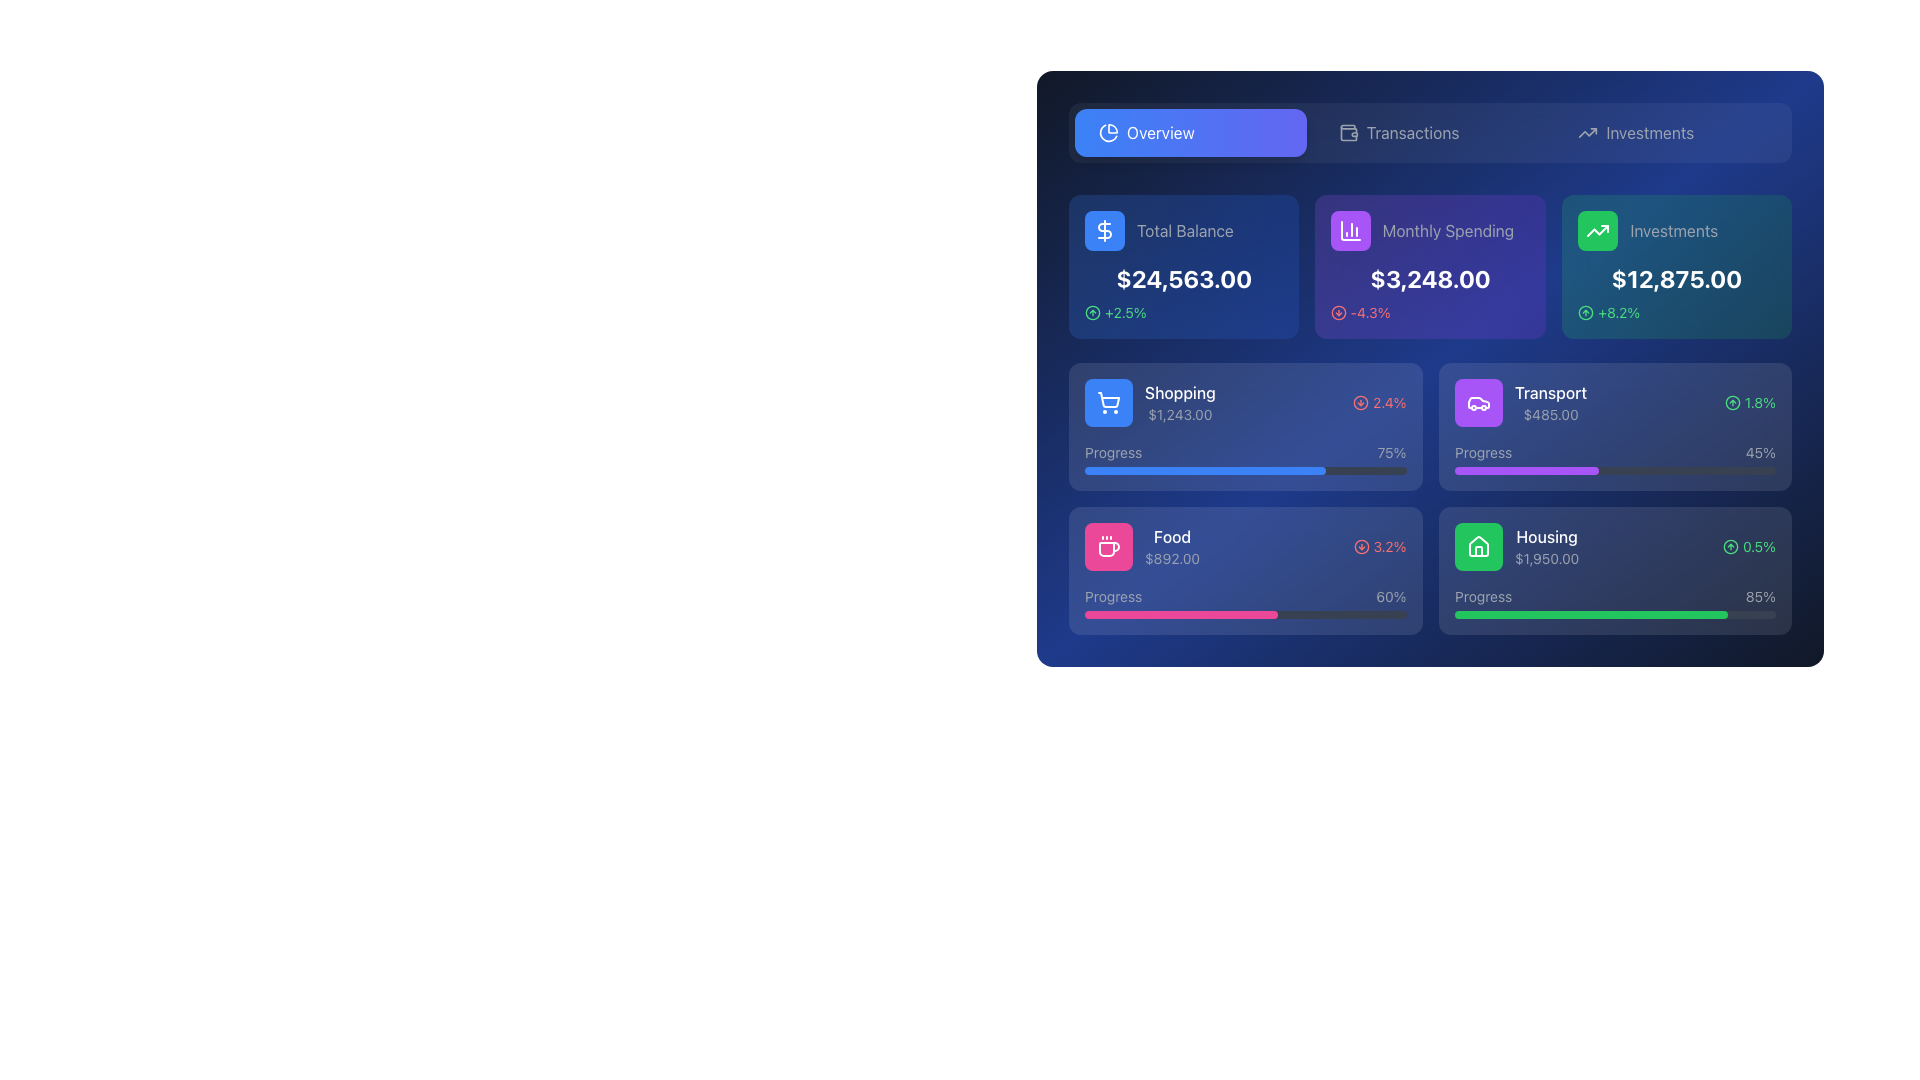 Image resolution: width=1920 pixels, height=1080 pixels. What do you see at coordinates (1758, 547) in the screenshot?
I see `the static text component displaying a percentage related to the 'Housing' category, located in the bottom-right card of the interface, near the upper-right corner adjacent to a circular icon with an upward arrow` at bounding box center [1758, 547].